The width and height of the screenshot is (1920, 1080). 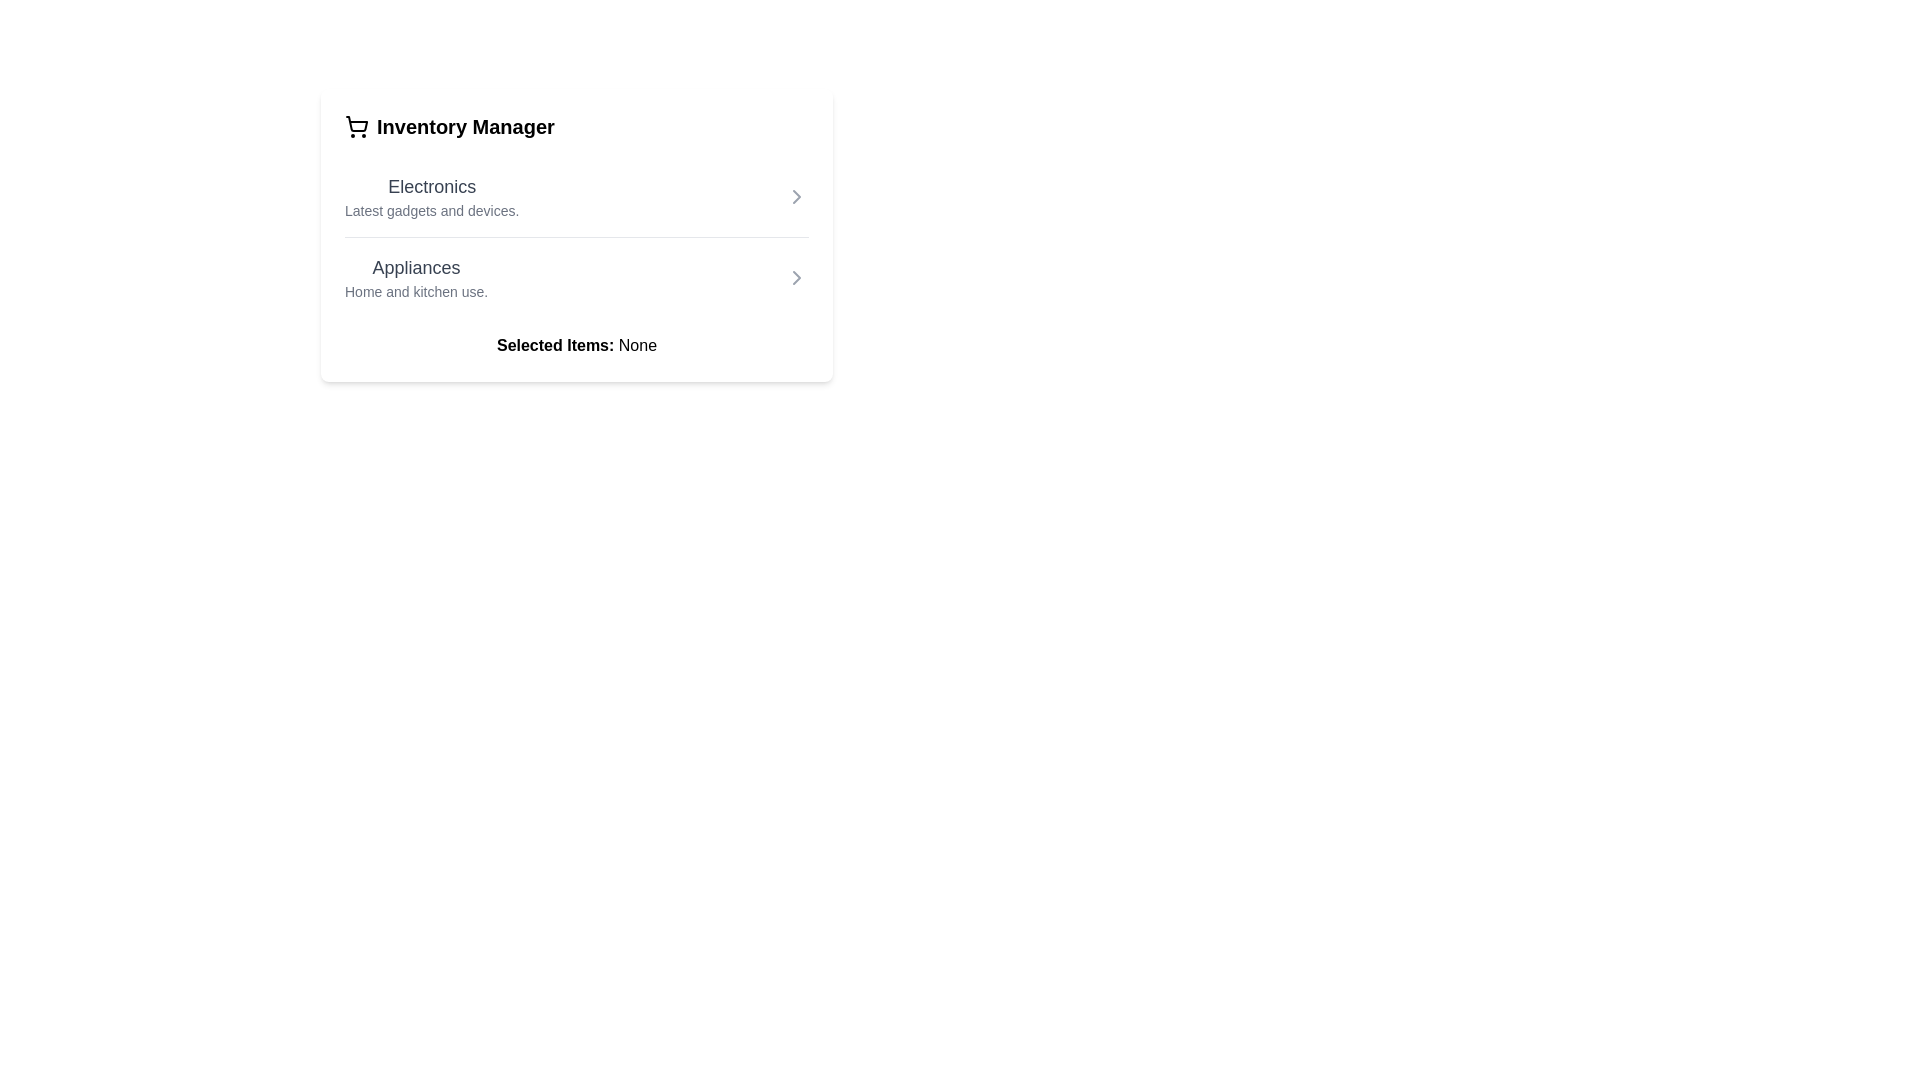 What do you see at coordinates (795, 277) in the screenshot?
I see `the Chevron icon that leads to more details for the 'Appliances' category, located at the far right of the second row` at bounding box center [795, 277].